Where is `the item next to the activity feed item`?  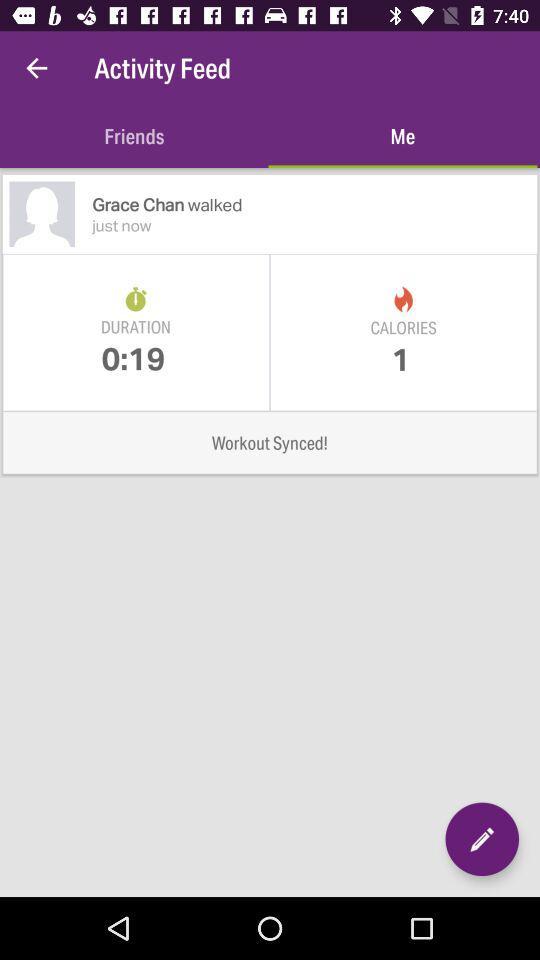
the item next to the activity feed item is located at coordinates (36, 68).